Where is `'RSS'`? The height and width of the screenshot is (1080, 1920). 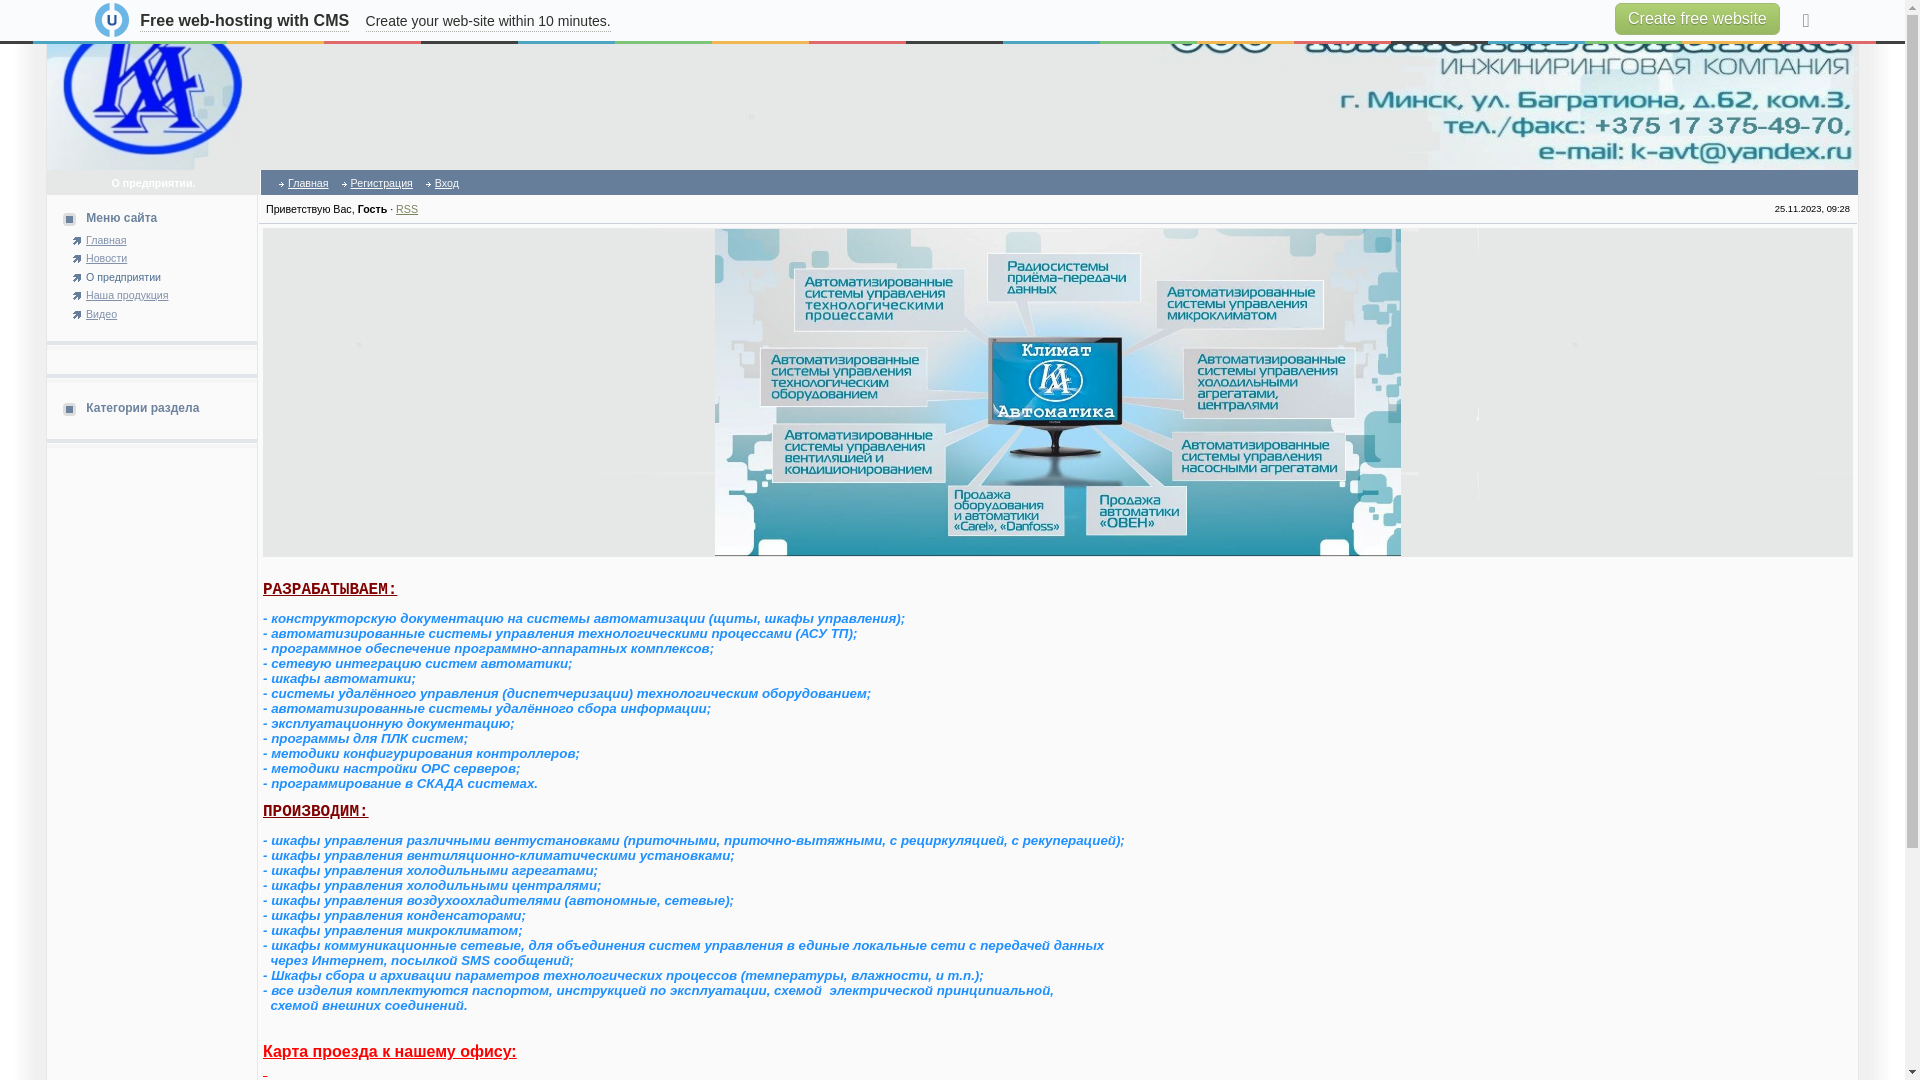 'RSS' is located at coordinates (406, 208).